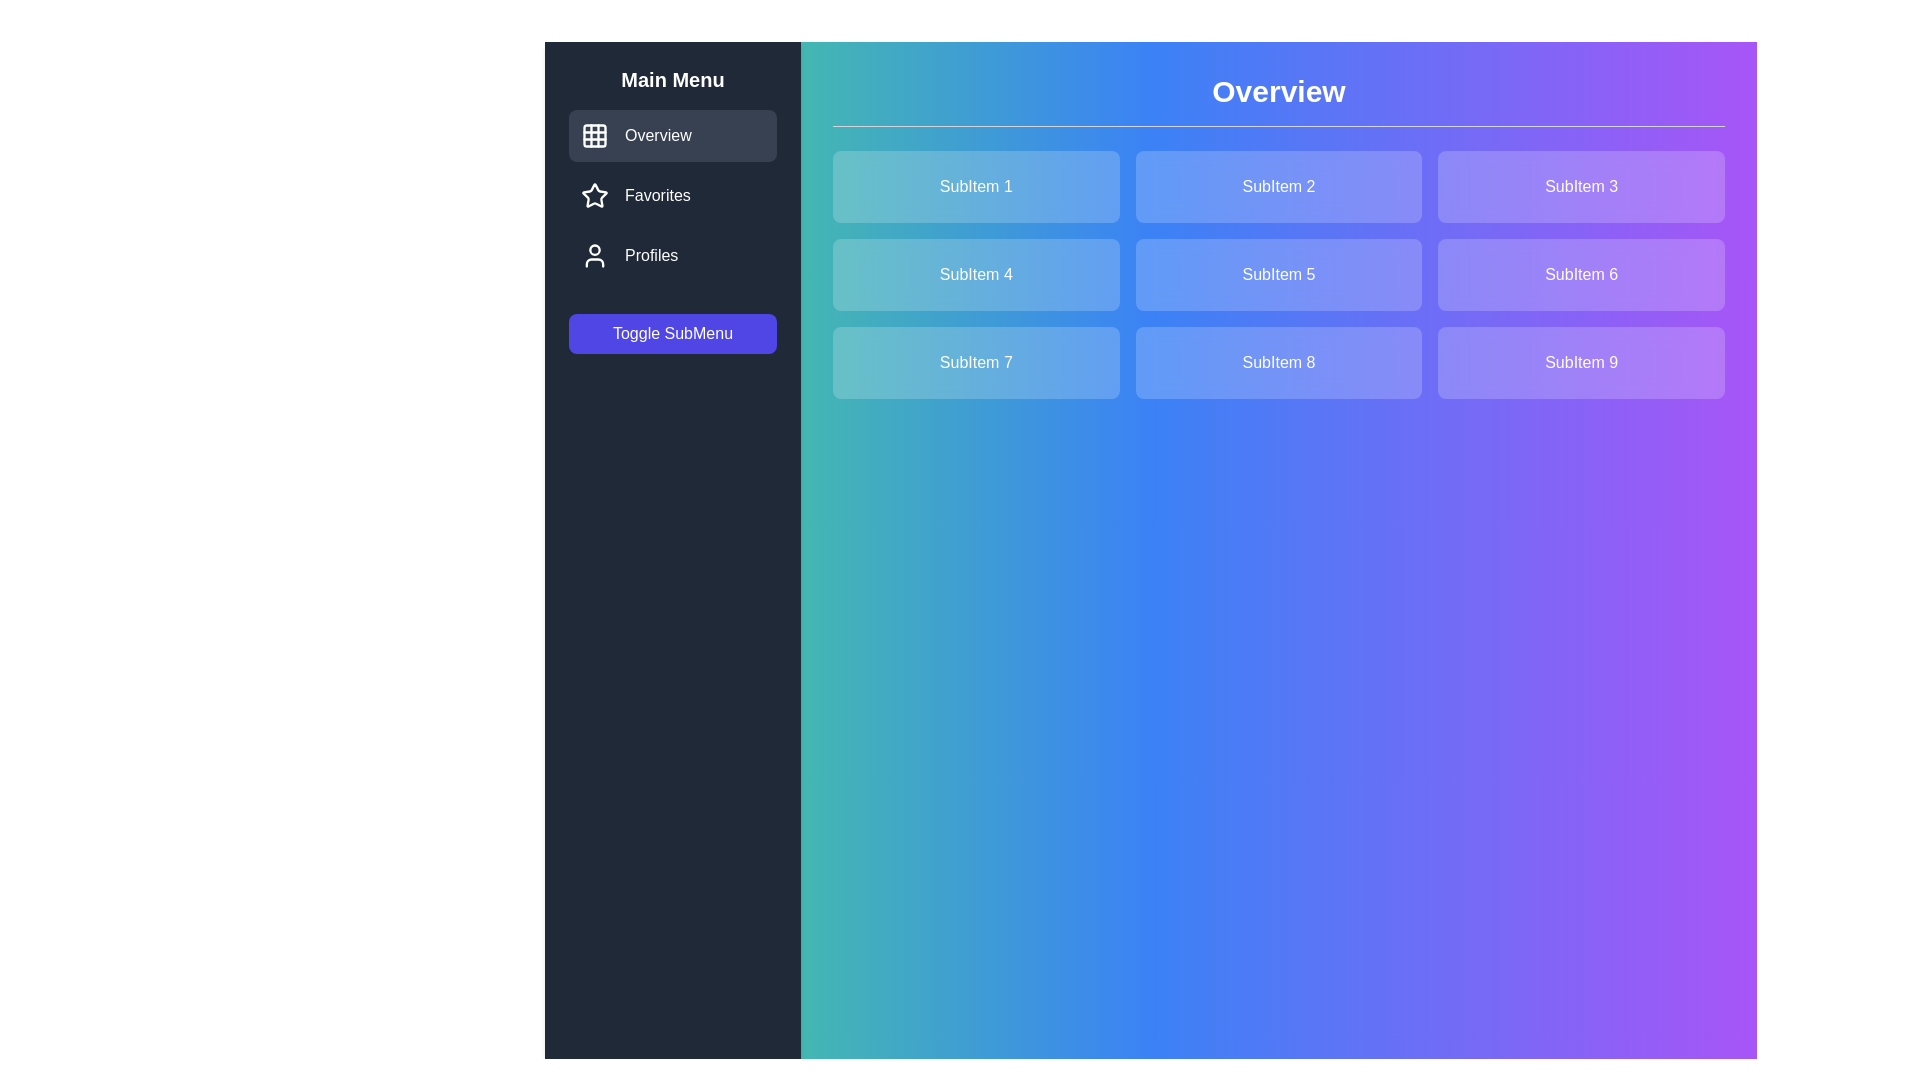 Image resolution: width=1920 pixels, height=1080 pixels. What do you see at coordinates (1277, 100) in the screenshot?
I see `the 'Overview' title to focus or select the text` at bounding box center [1277, 100].